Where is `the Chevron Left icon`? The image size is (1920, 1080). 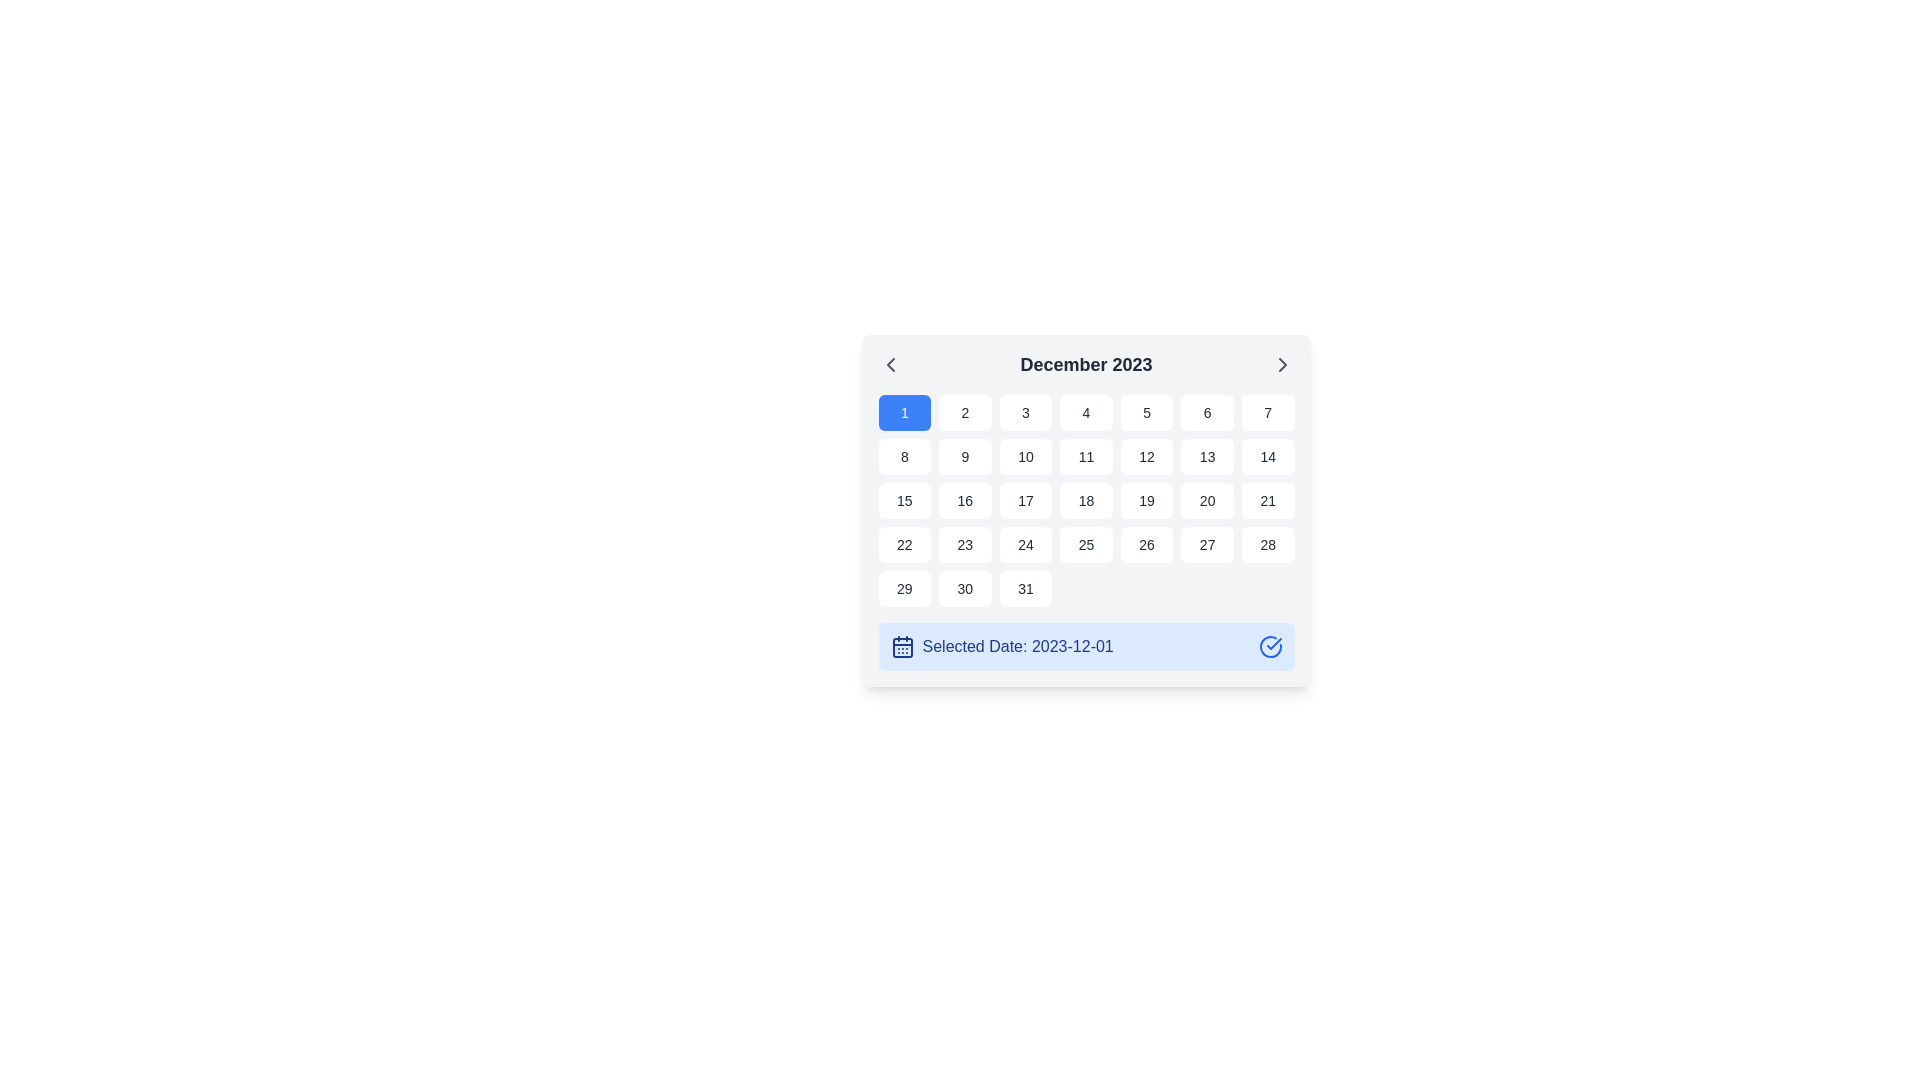 the Chevron Left icon is located at coordinates (889, 365).